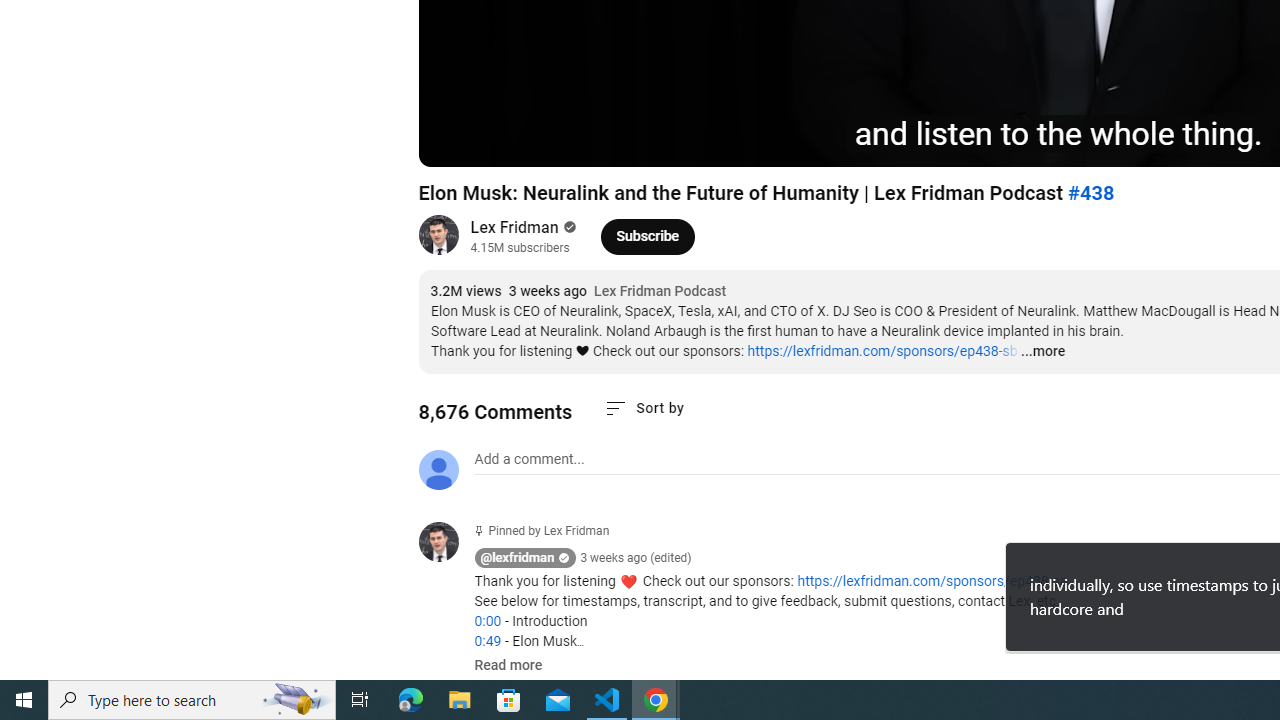 Image resolution: width=1280 pixels, height=720 pixels. Describe the element at coordinates (644, 407) in the screenshot. I see `'Sort comments'` at that location.